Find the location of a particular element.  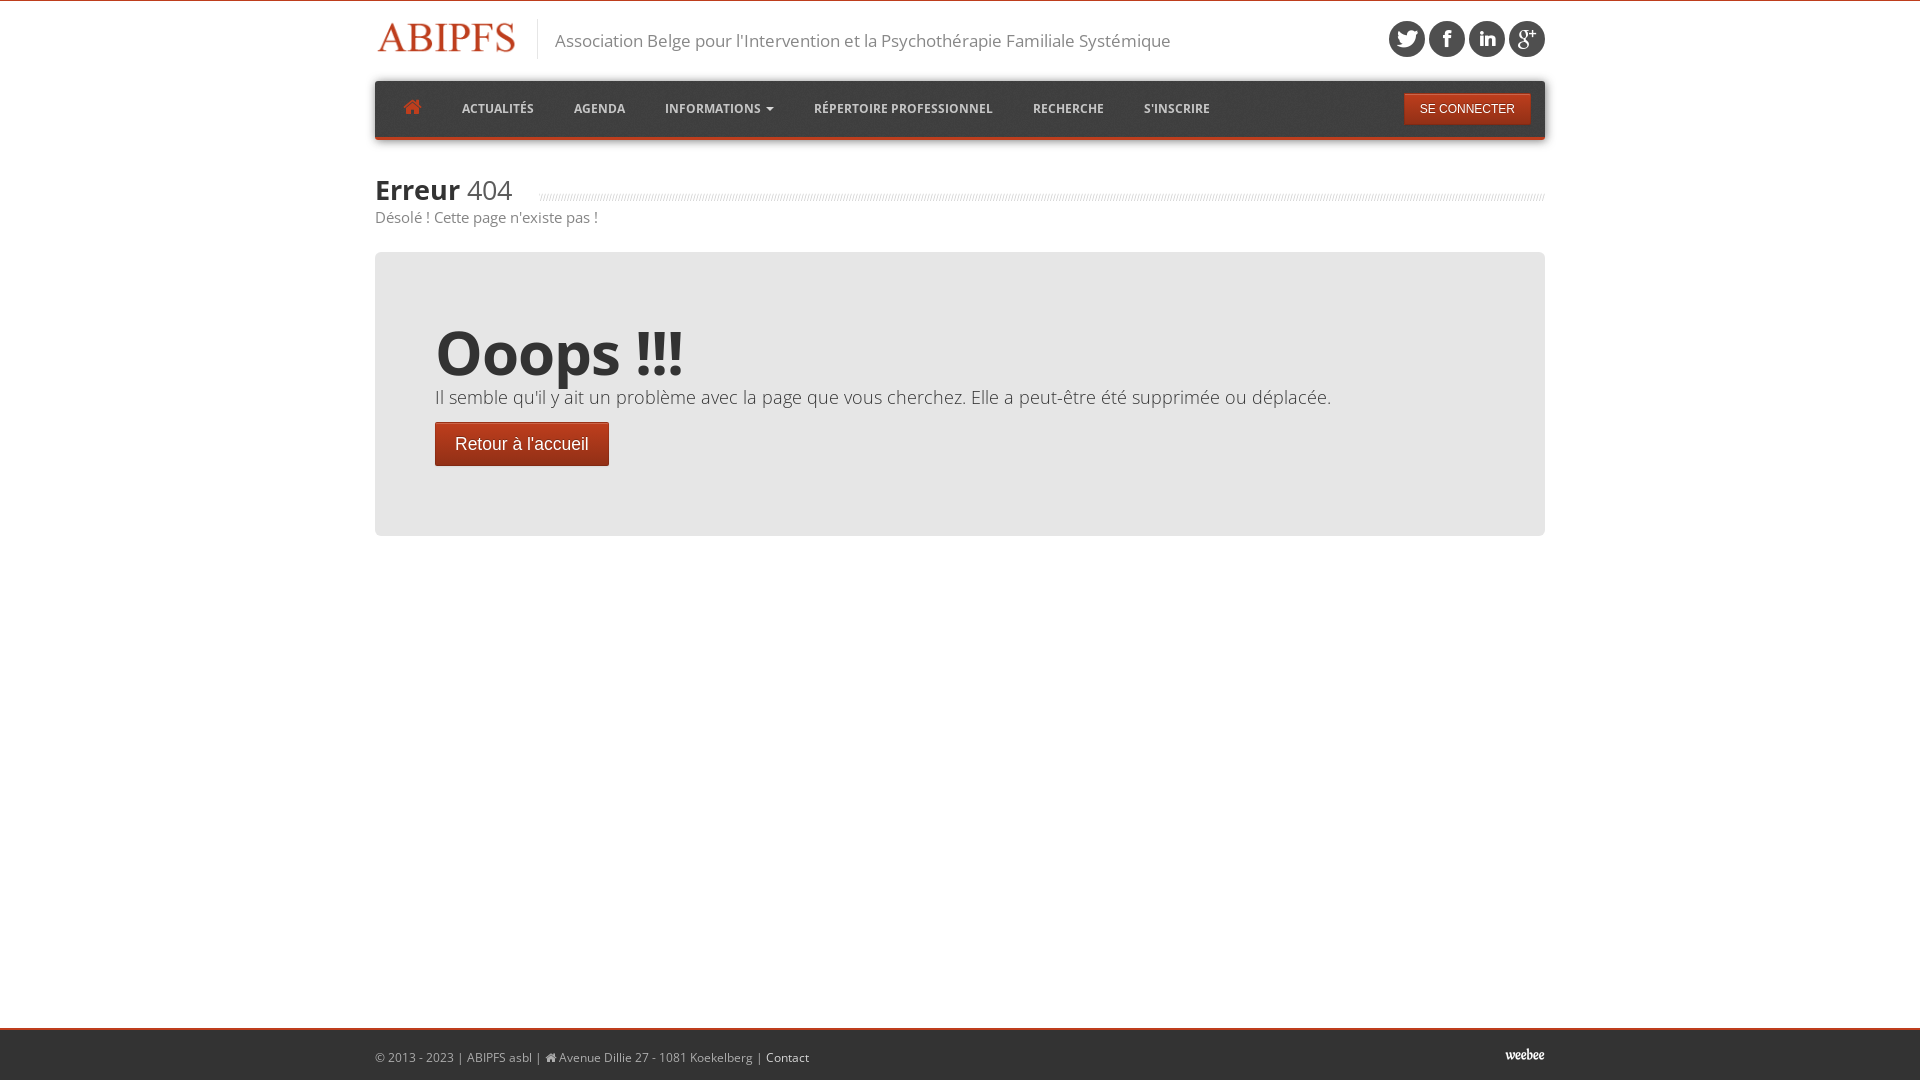

'S'INSCRIRE' is located at coordinates (1176, 108).